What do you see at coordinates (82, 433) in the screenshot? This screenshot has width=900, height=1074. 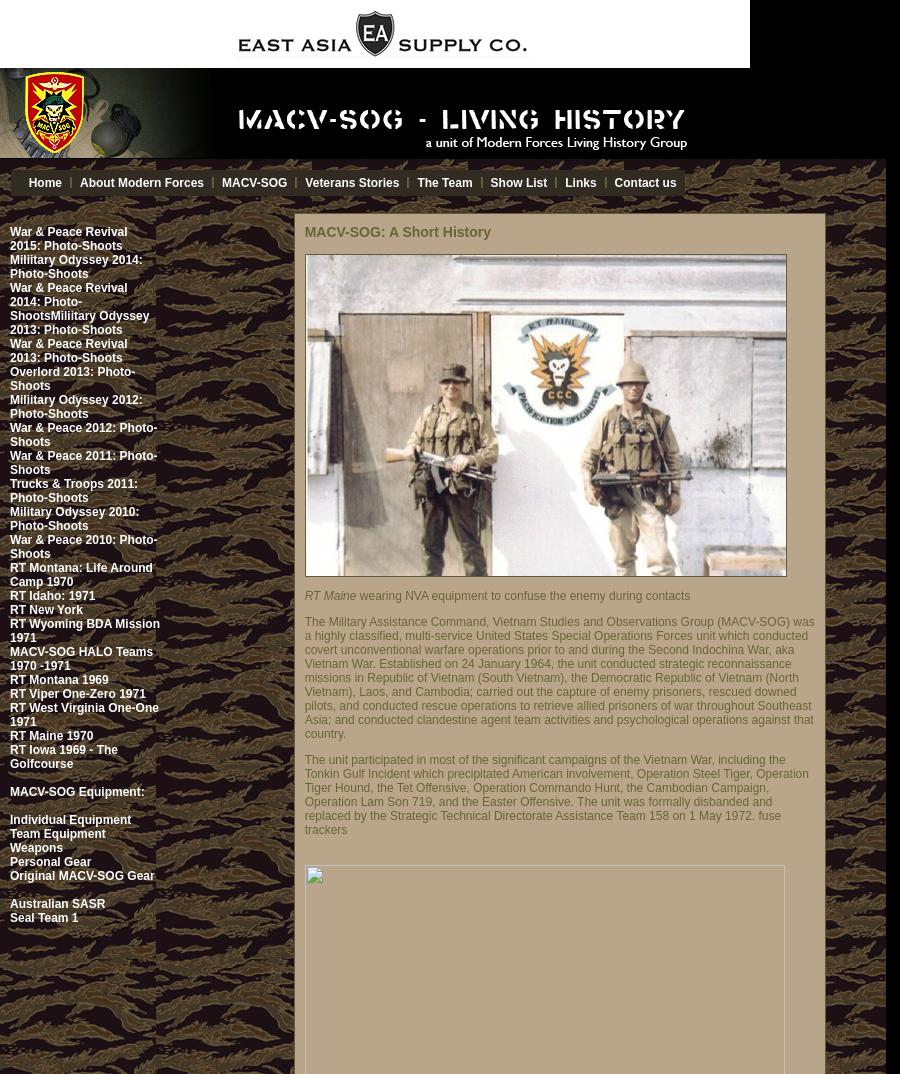 I see `'War & Peace 2012: Photo-Shoots'` at bounding box center [82, 433].